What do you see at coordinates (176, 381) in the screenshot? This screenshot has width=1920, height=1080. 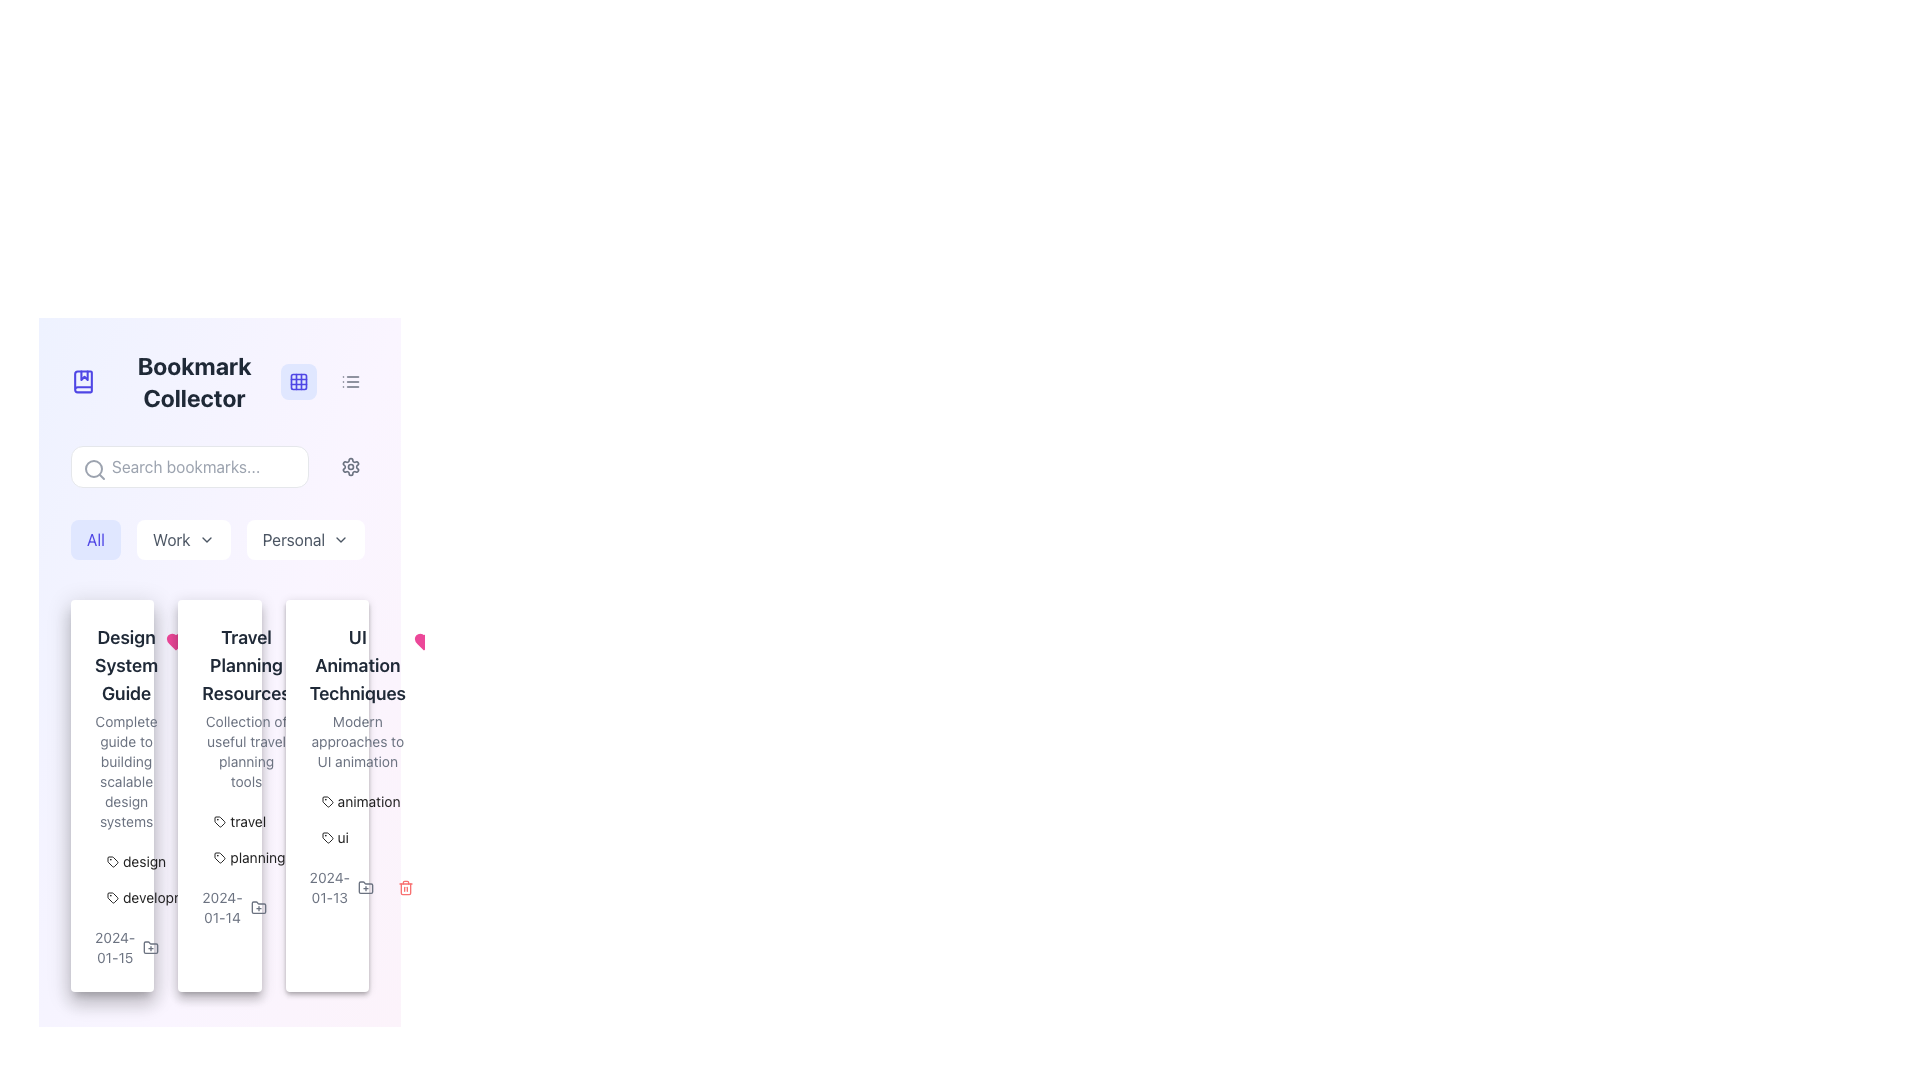 I see `the Header or title bar that features a blue open bookmark icon on the left and the text 'Bookmark Collector' in bold, large black font on the right` at bounding box center [176, 381].